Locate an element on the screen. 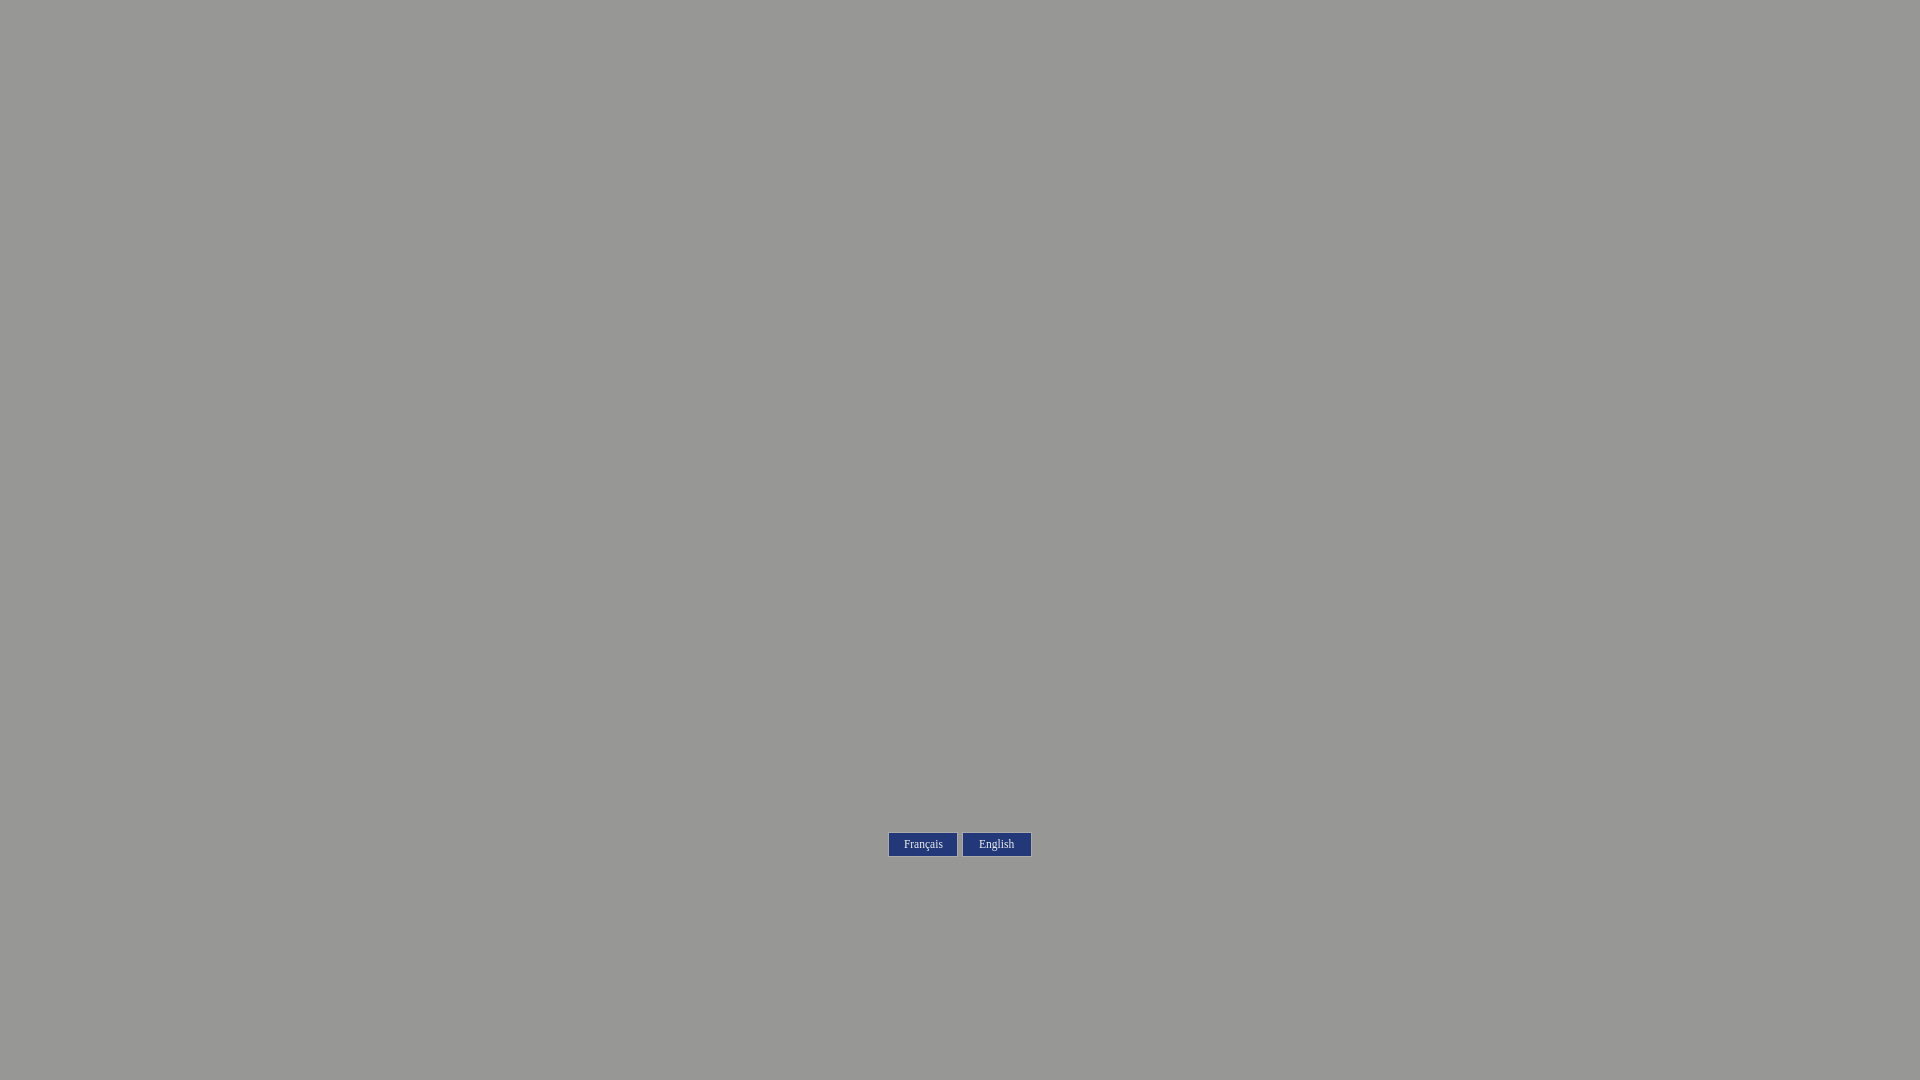 This screenshot has width=1920, height=1080. 'English' is located at coordinates (997, 844).